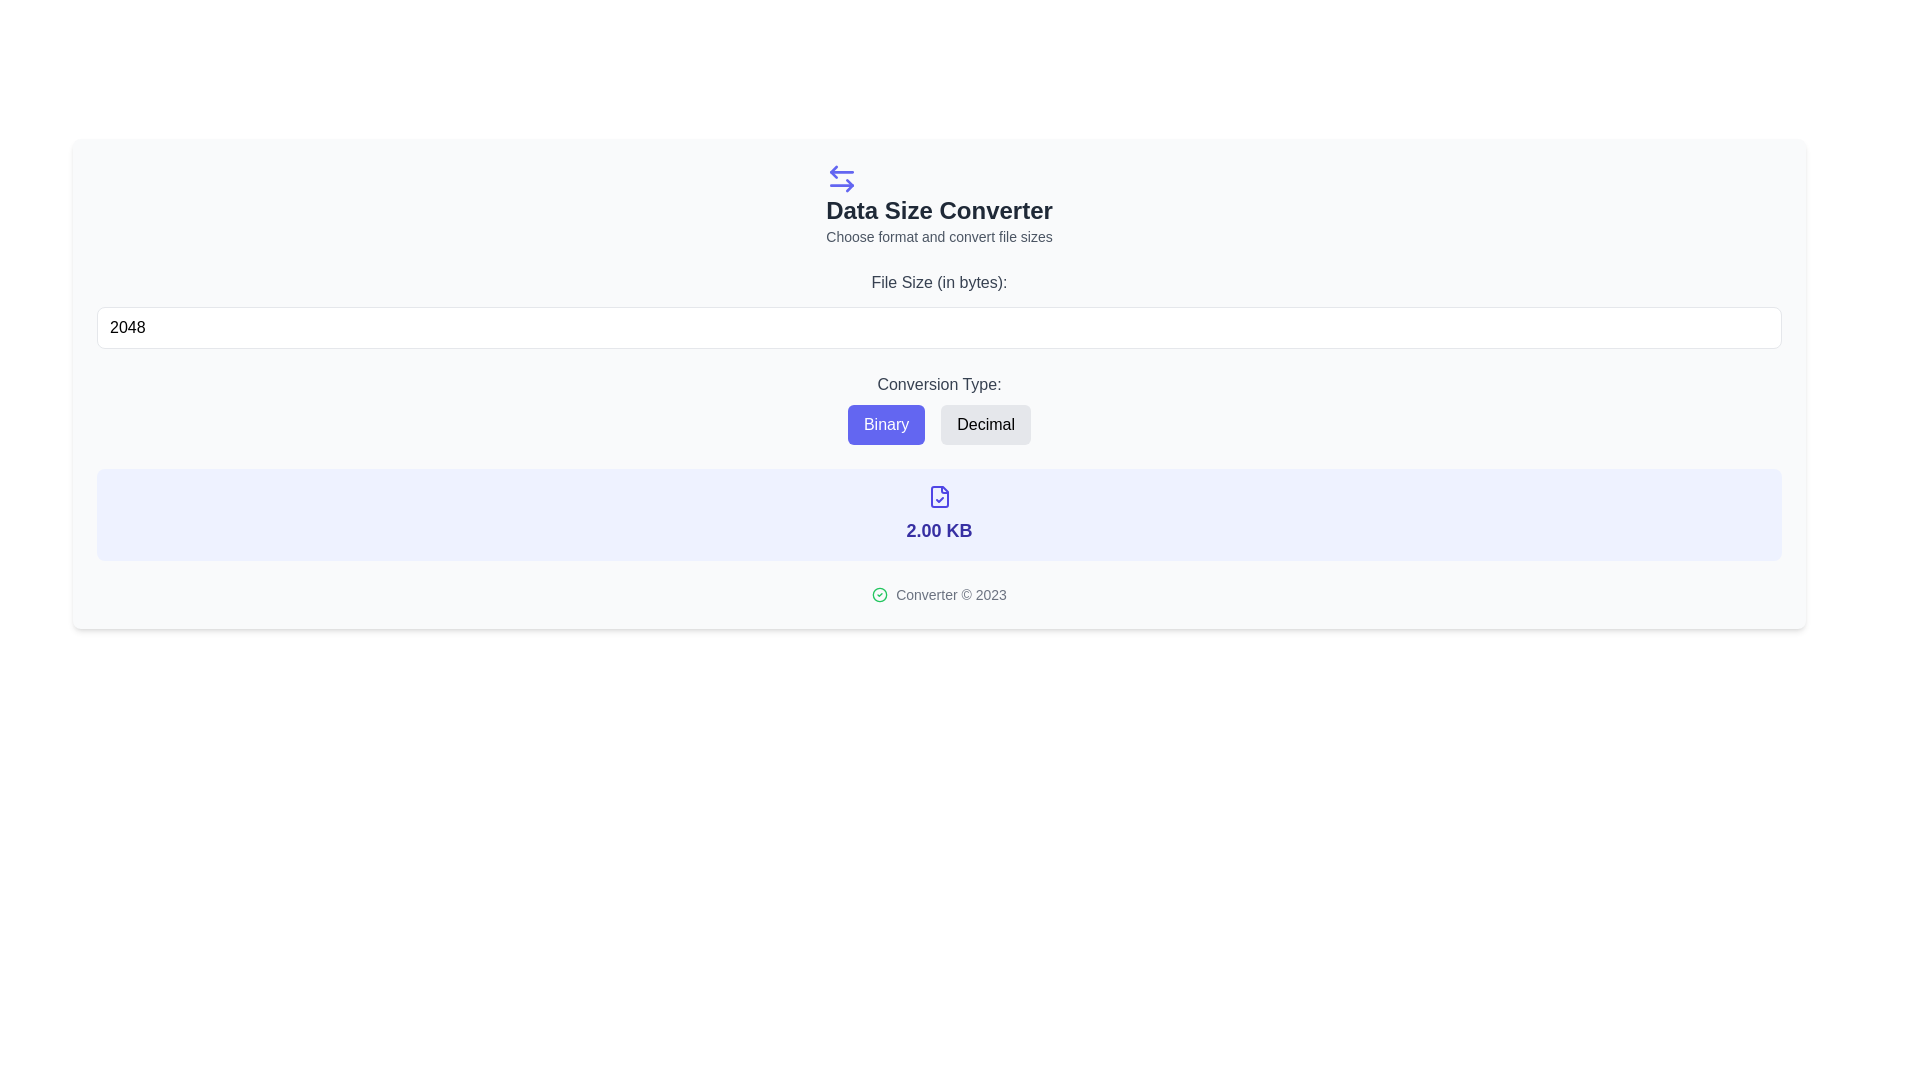 This screenshot has width=1920, height=1080. Describe the element at coordinates (842, 177) in the screenshot. I see `the conversion icon located above the 'Data Size Converter' text, aligned with its left edge` at that location.